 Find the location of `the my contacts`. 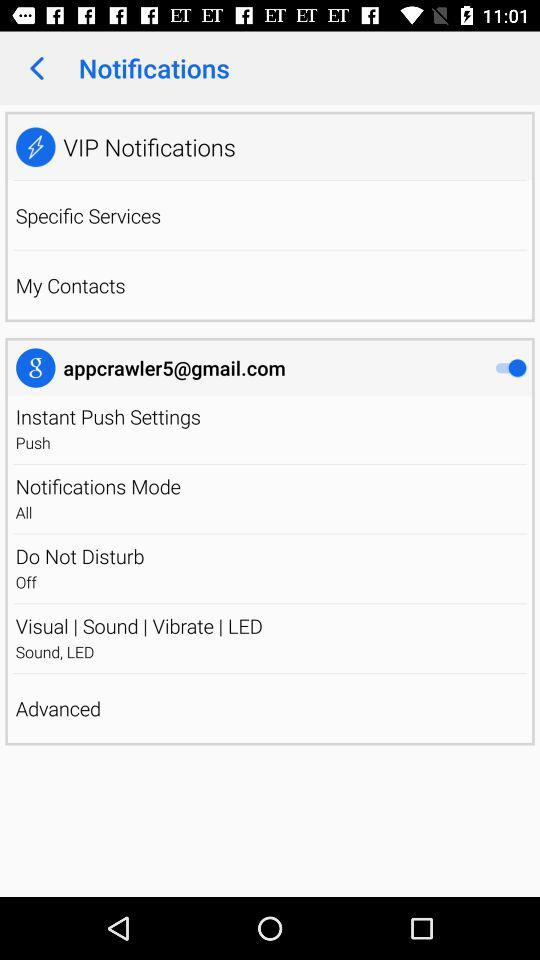

the my contacts is located at coordinates (69, 284).